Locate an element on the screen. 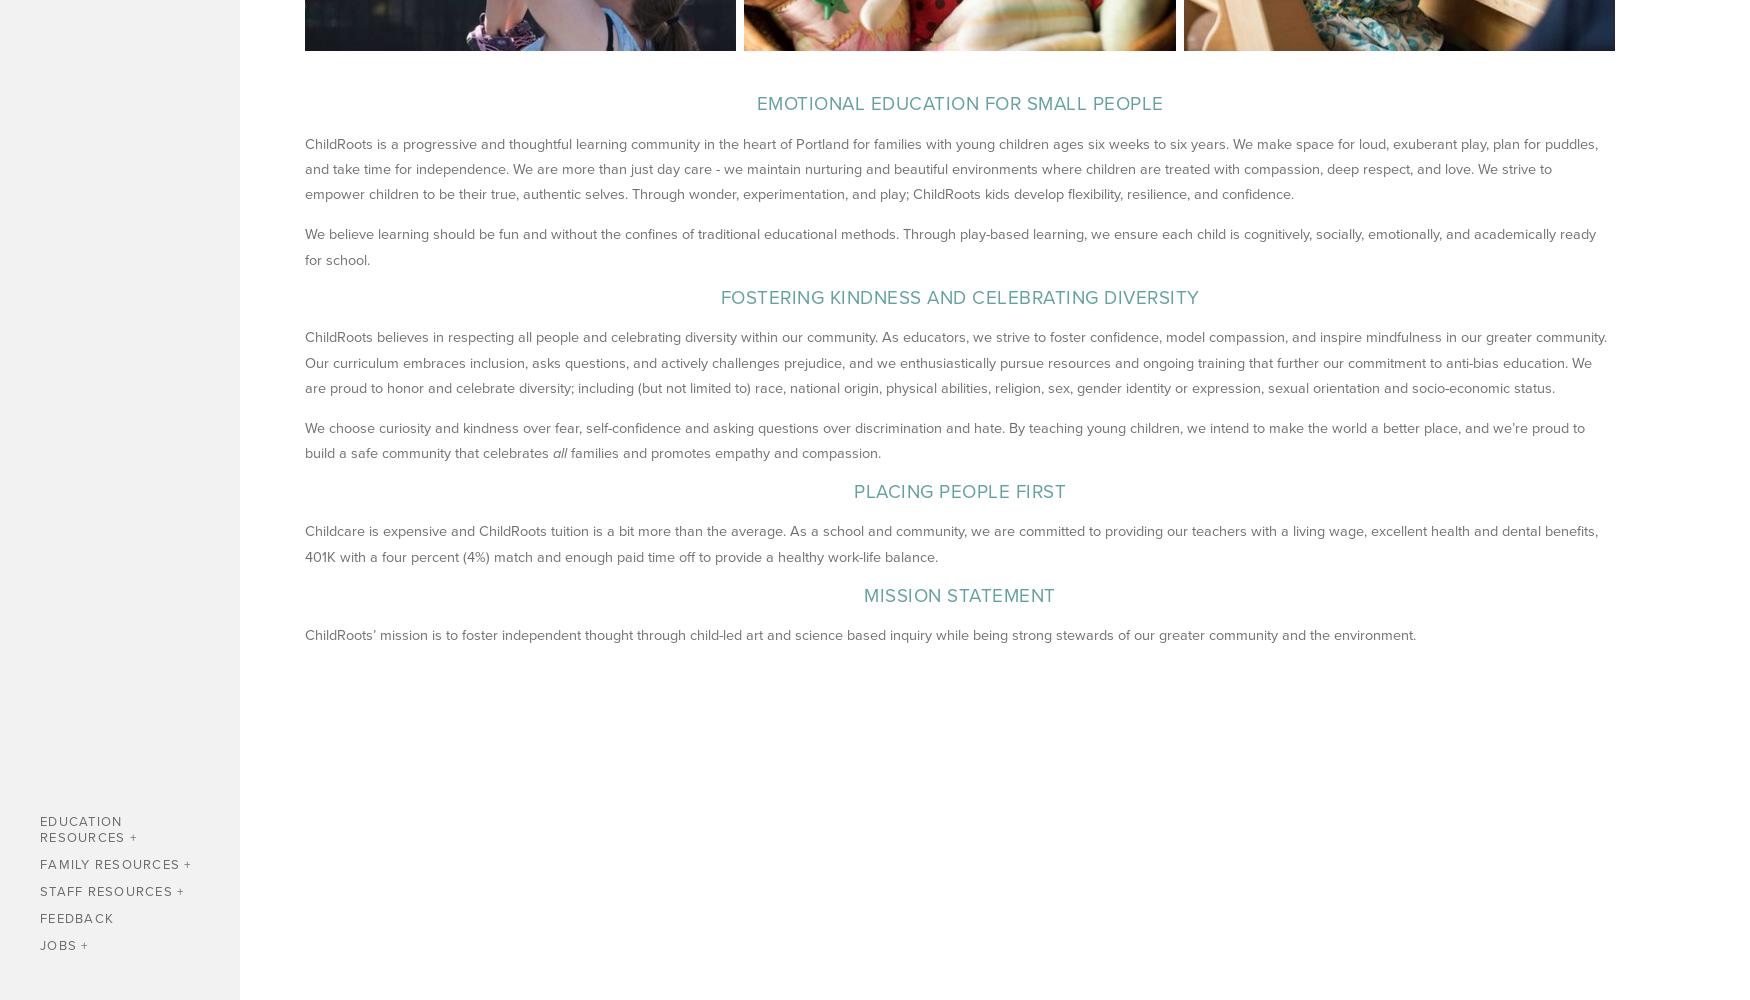 This screenshot has width=1750, height=1000. 'Jobs' is located at coordinates (39, 944).